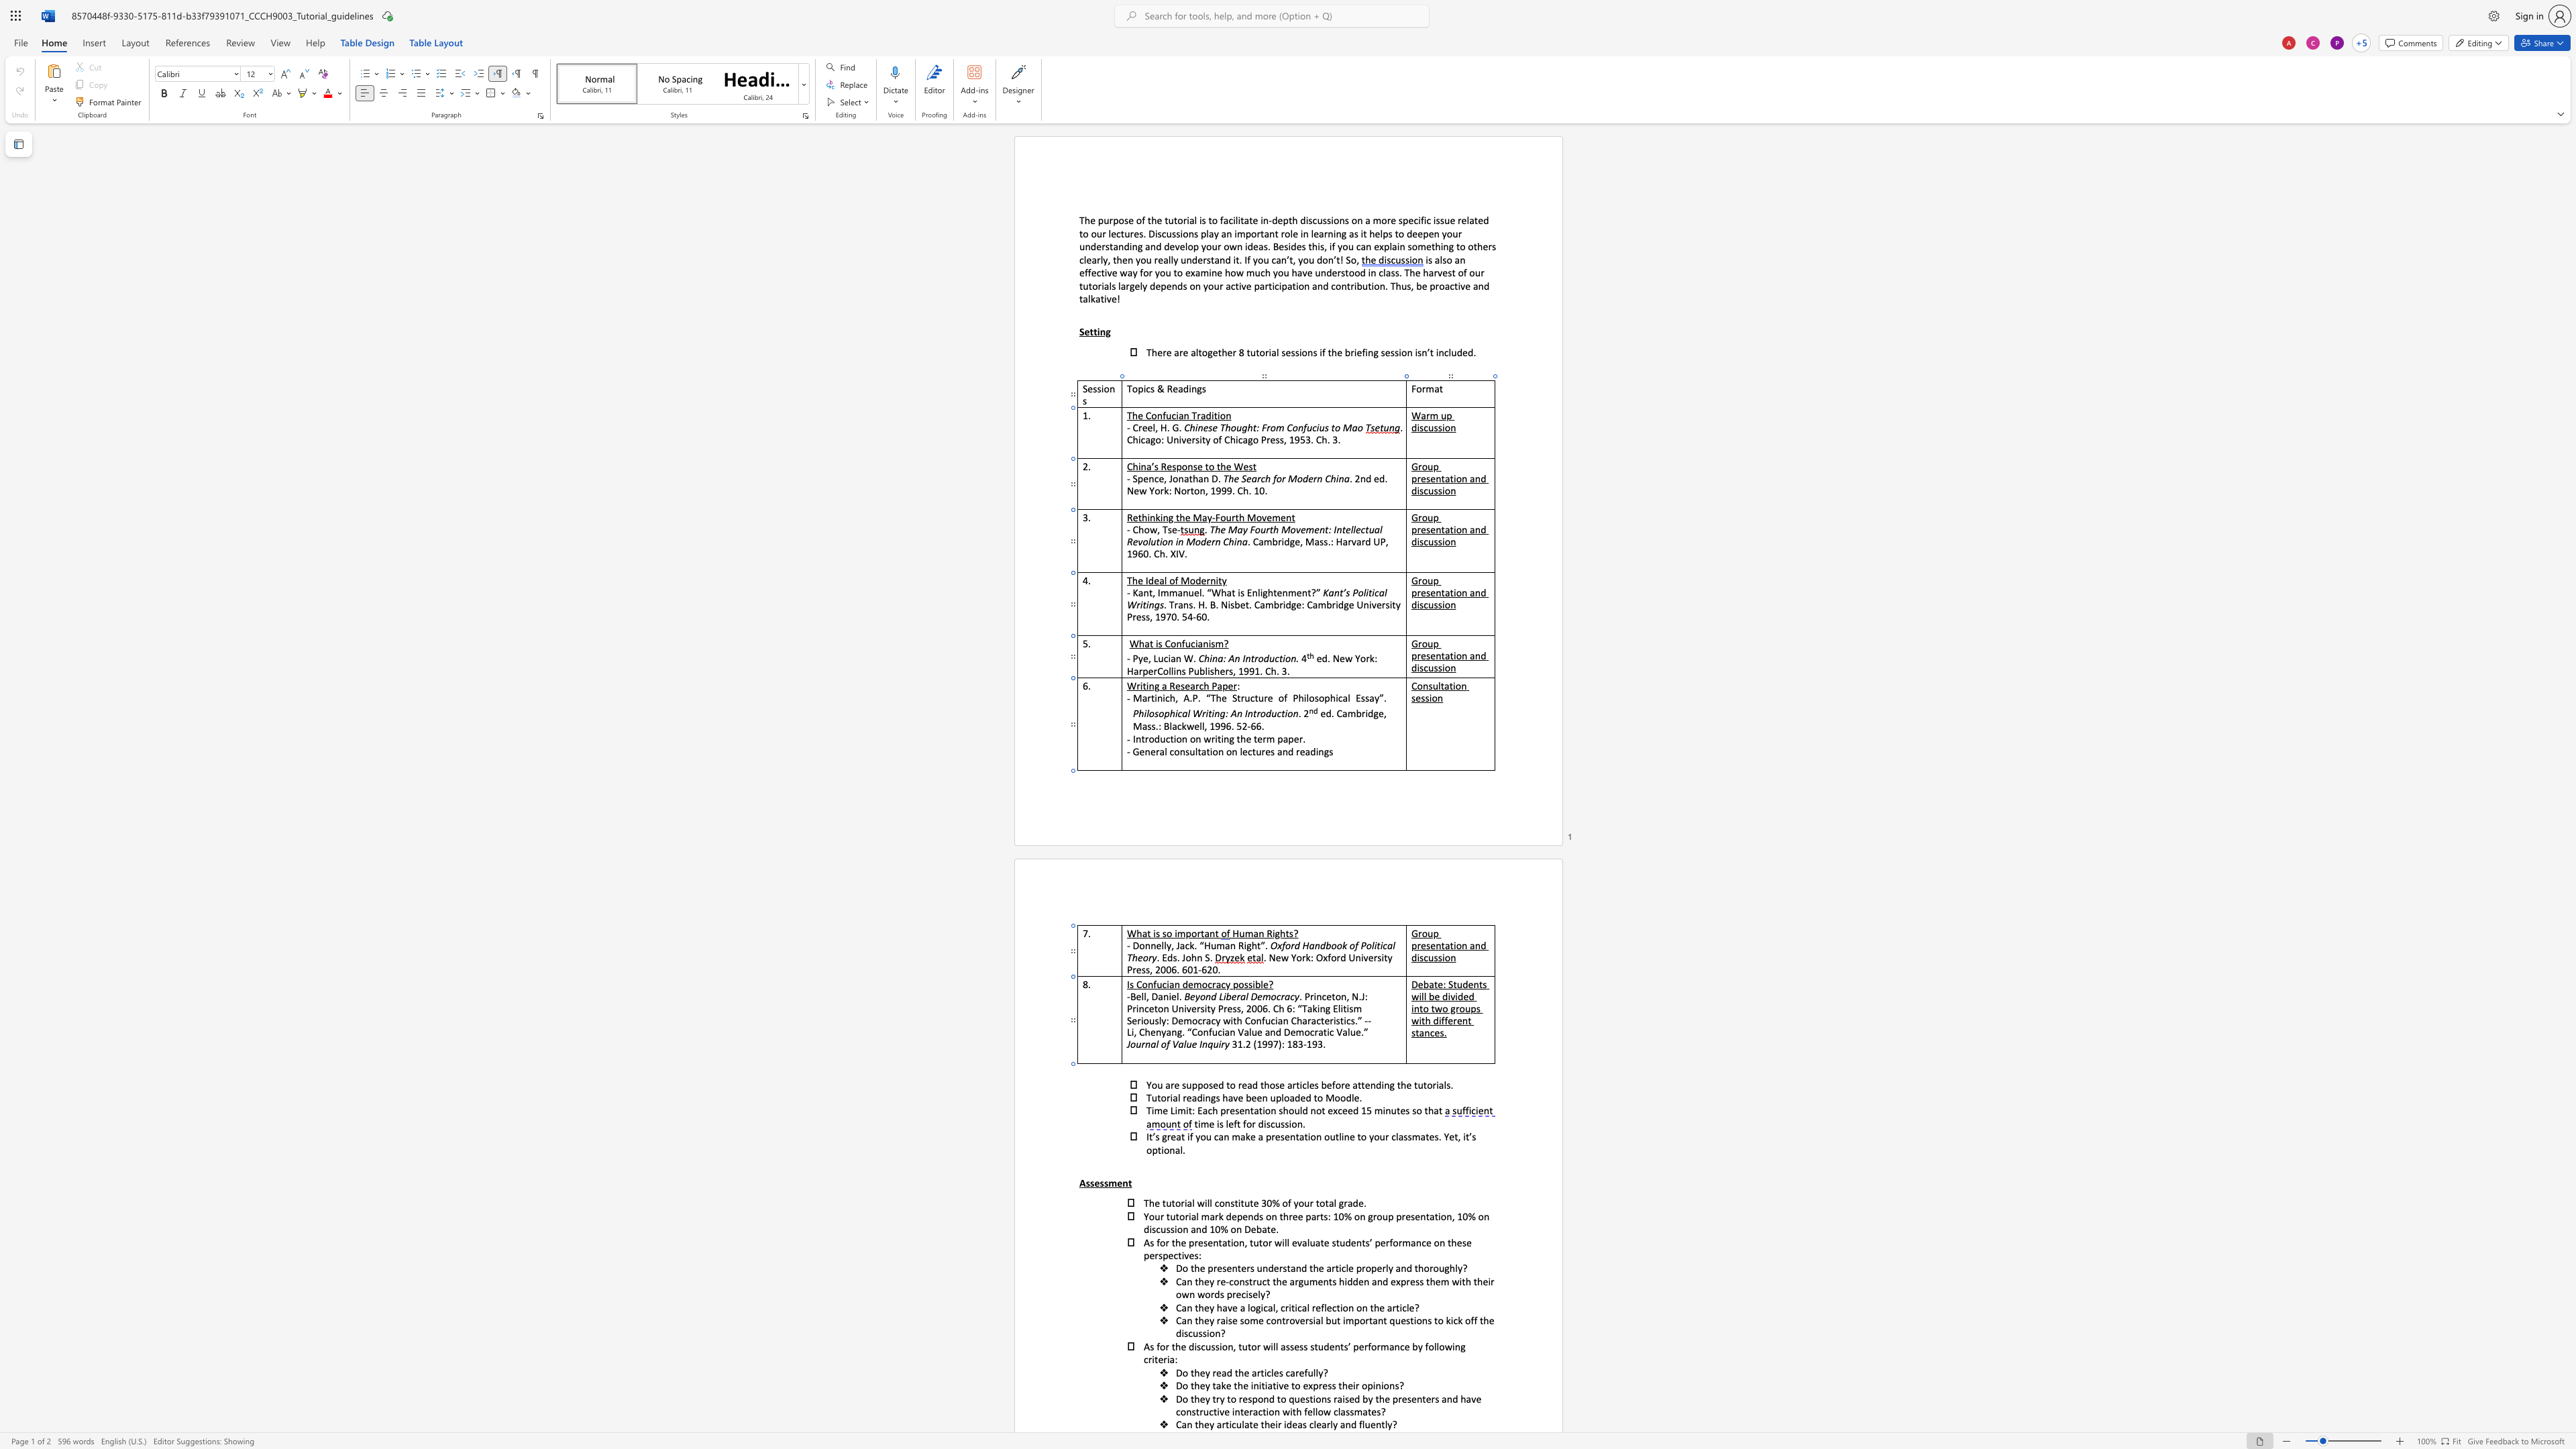 The height and width of the screenshot is (1449, 2576). I want to click on the space between the continuous character "r" and "i" in the text, so click(1435, 1084).